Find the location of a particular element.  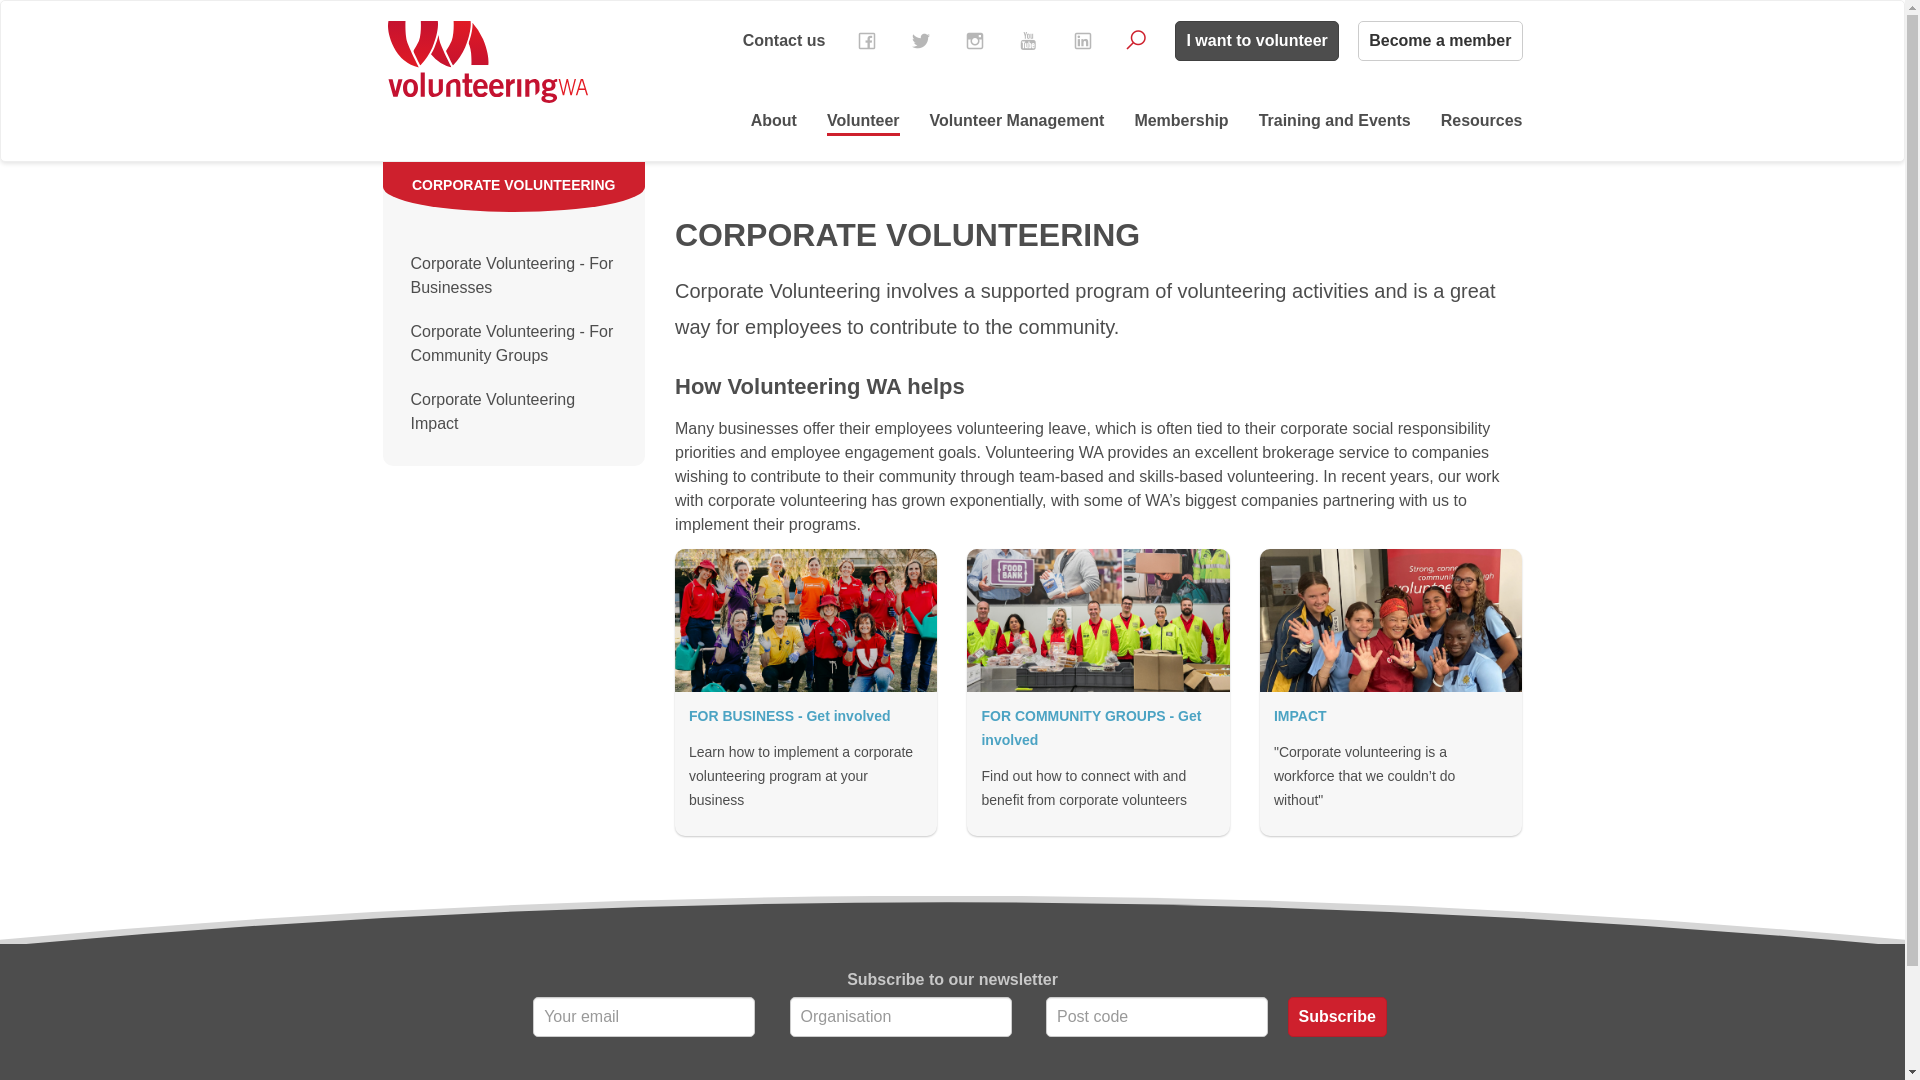

'IMPACT' is located at coordinates (1272, 715).